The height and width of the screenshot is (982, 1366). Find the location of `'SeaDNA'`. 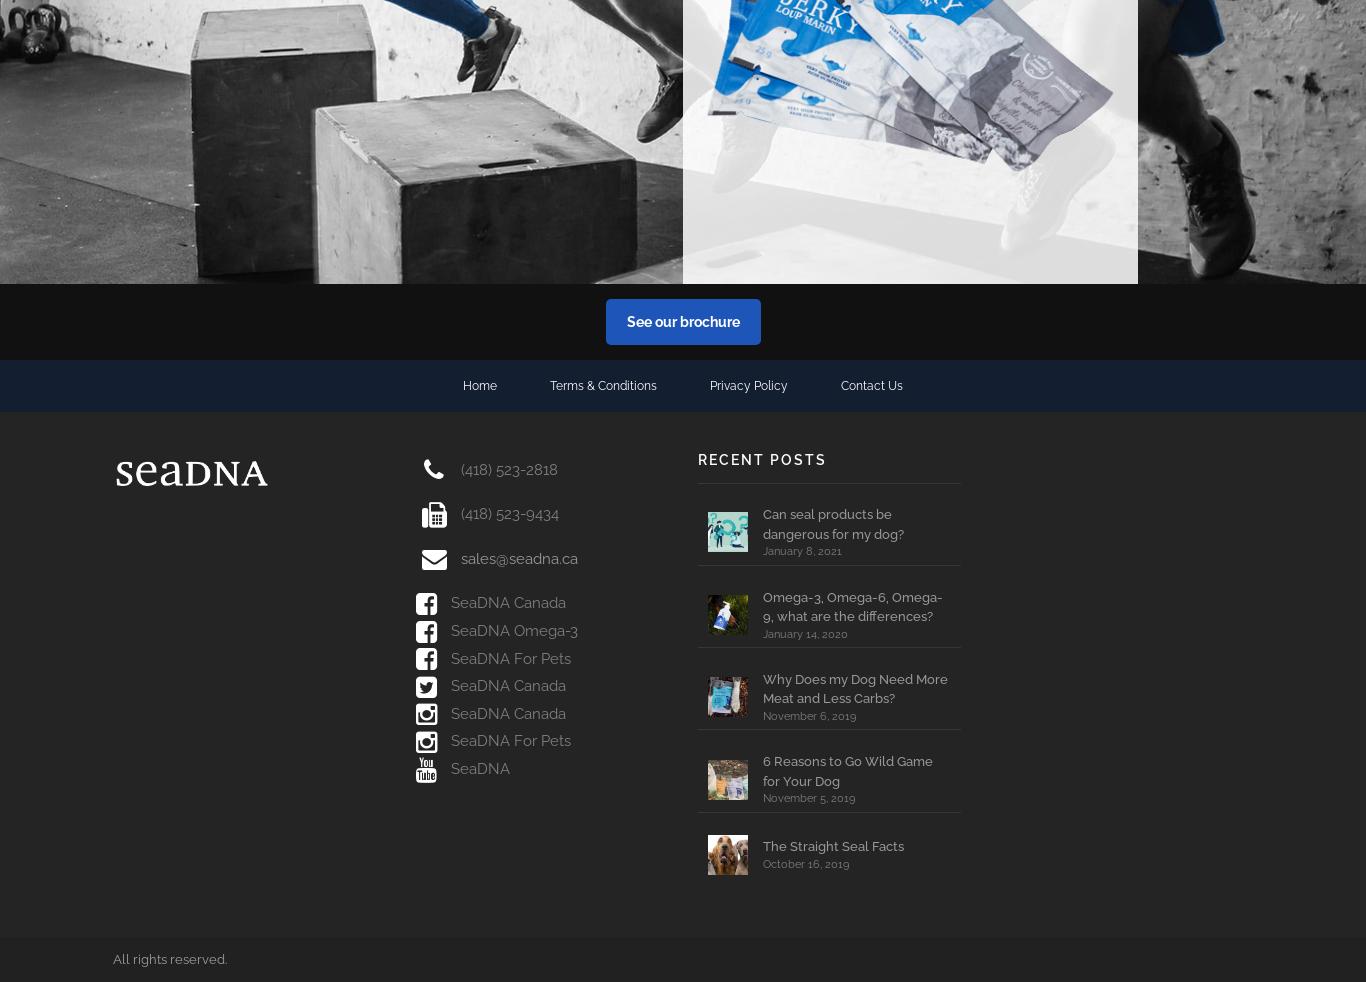

'SeaDNA' is located at coordinates (444, 769).